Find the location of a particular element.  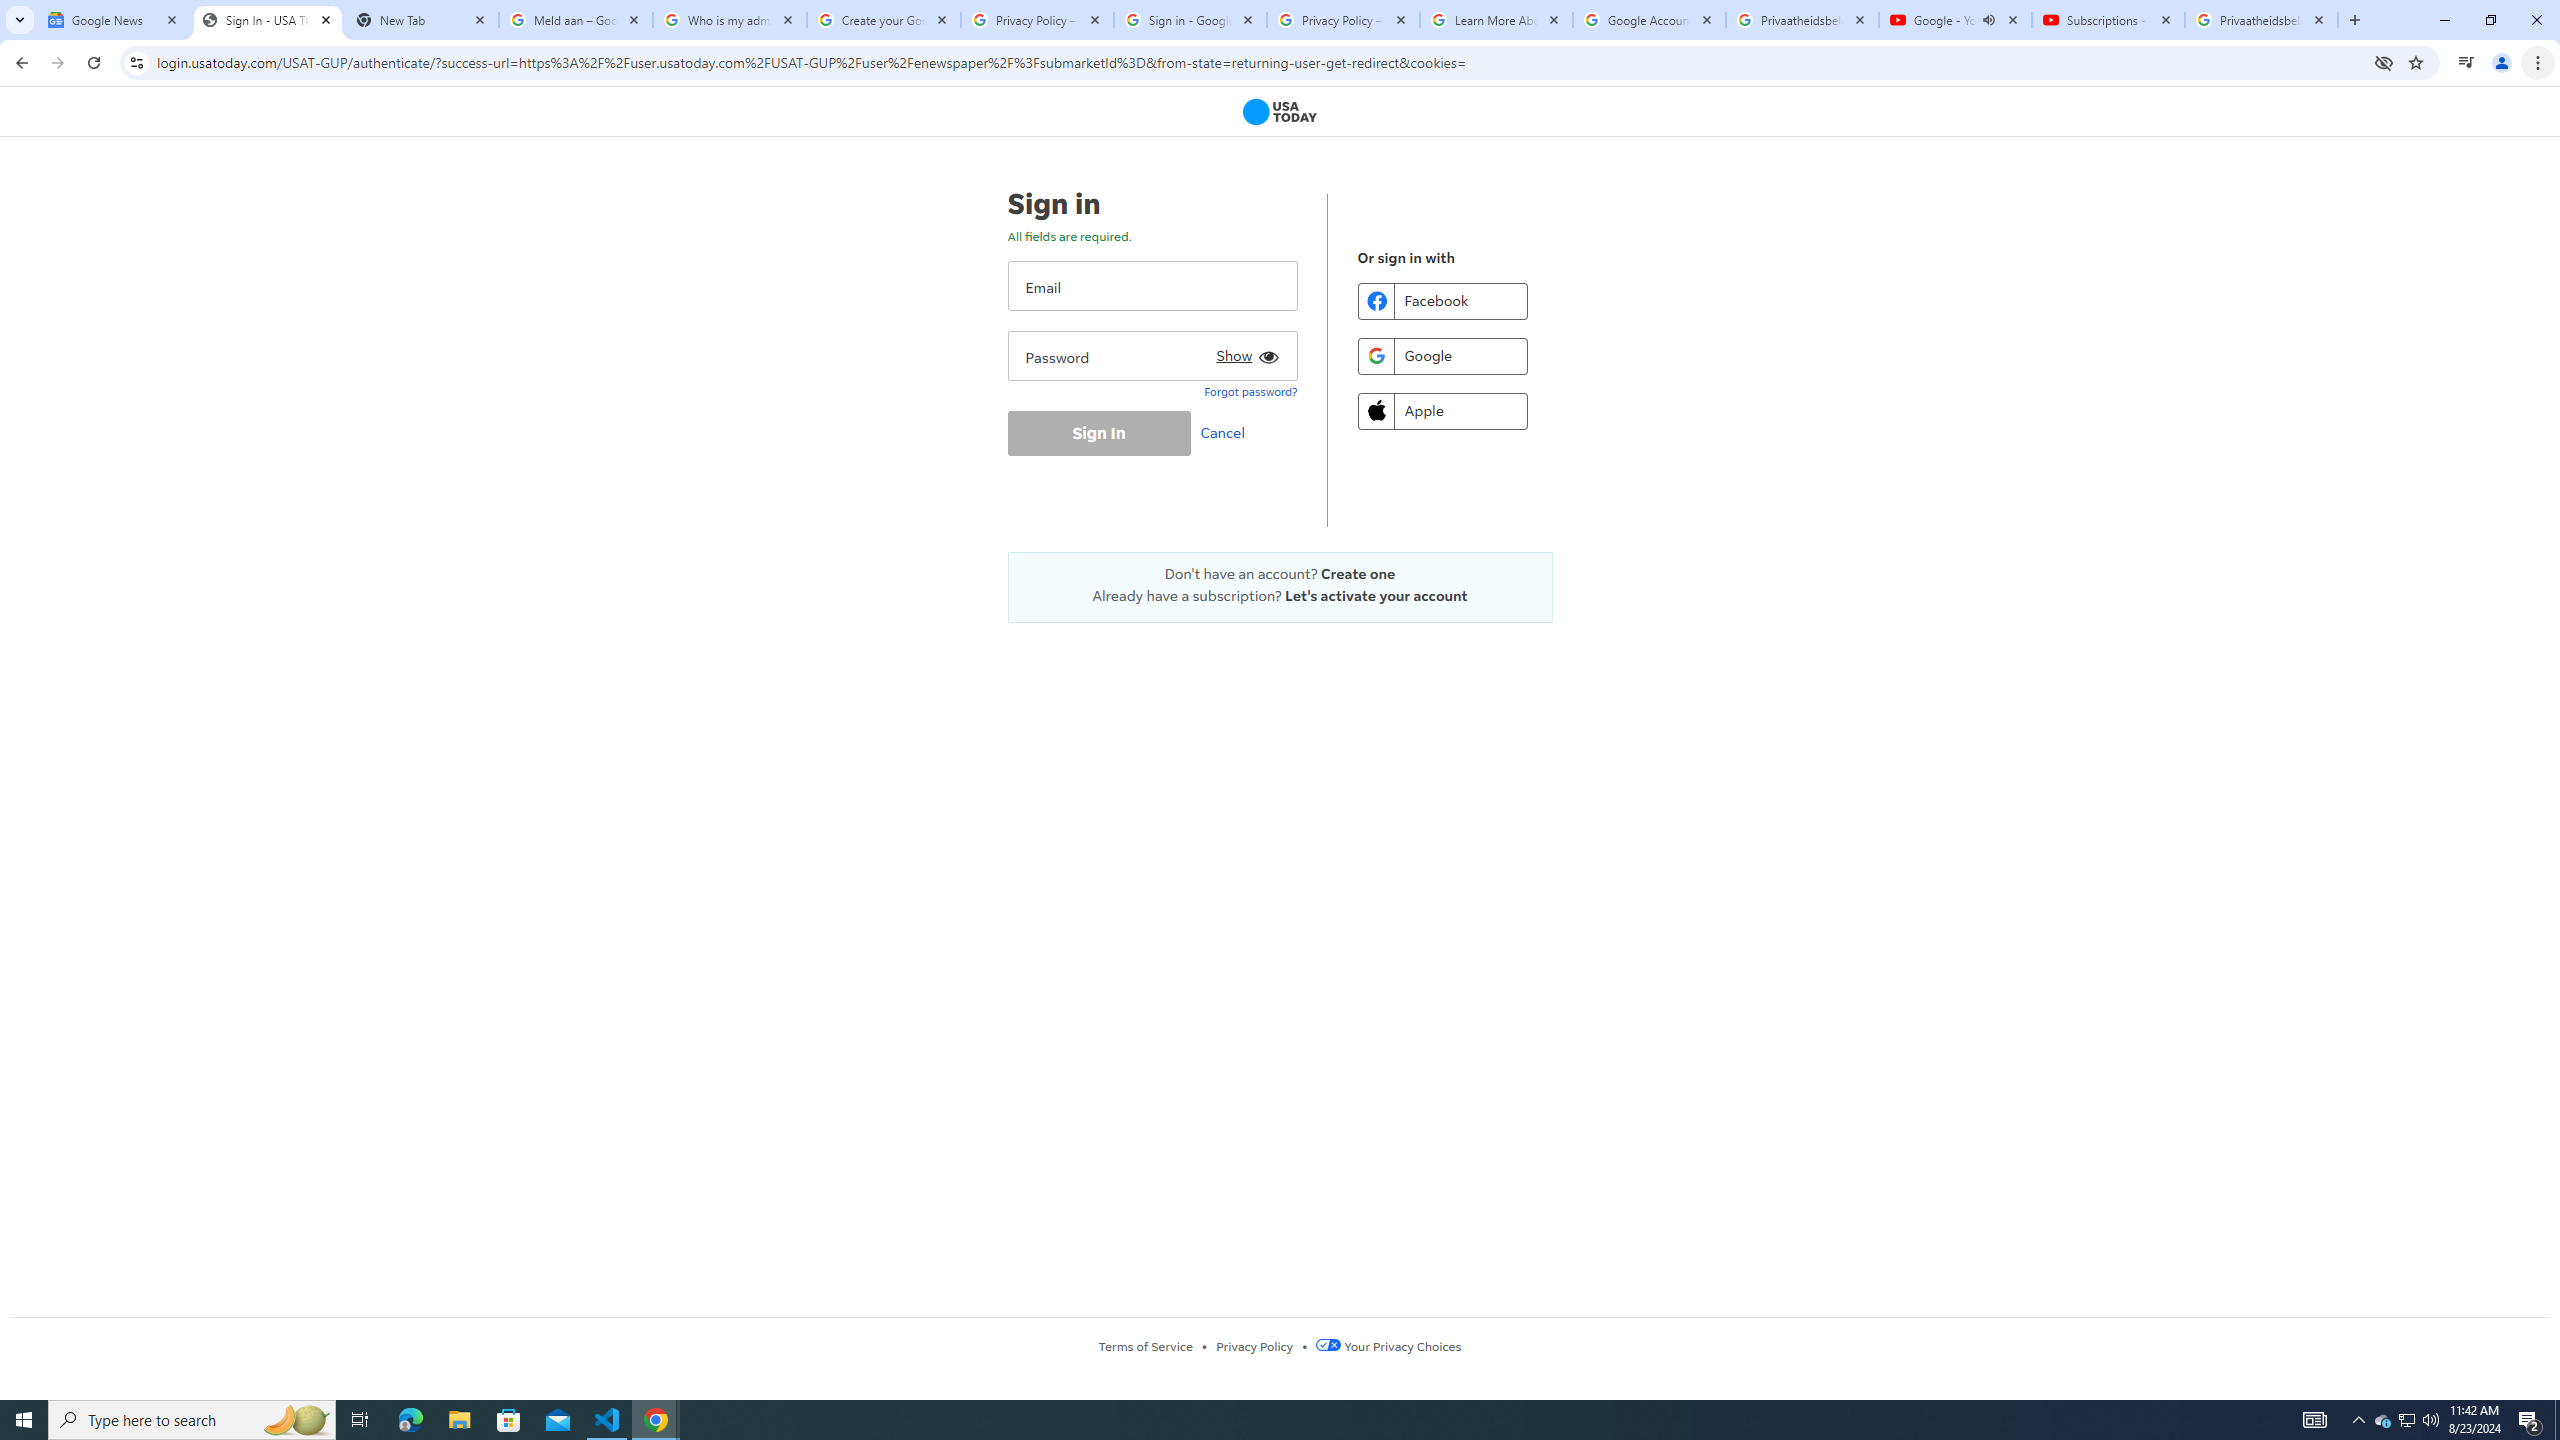

'Create your Google Account' is located at coordinates (884, 19).